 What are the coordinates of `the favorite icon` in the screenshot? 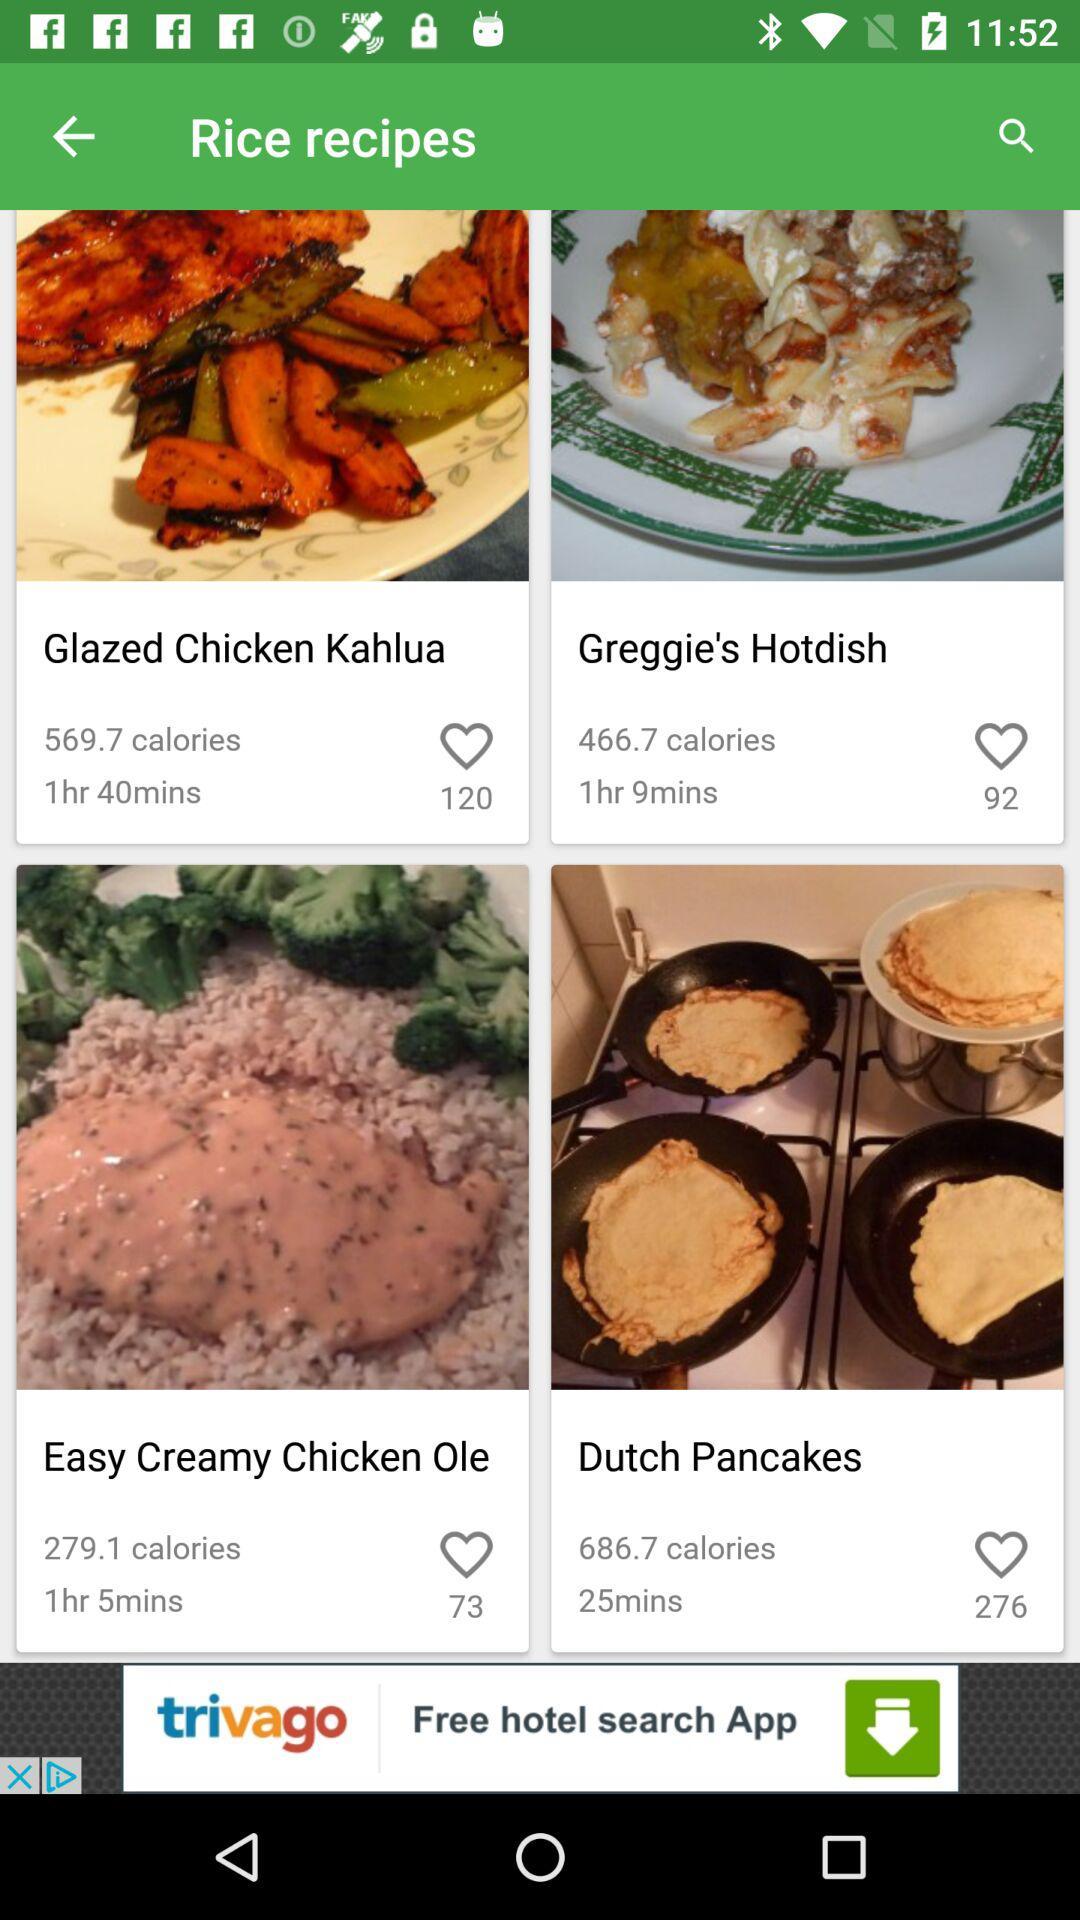 It's located at (955, 1538).